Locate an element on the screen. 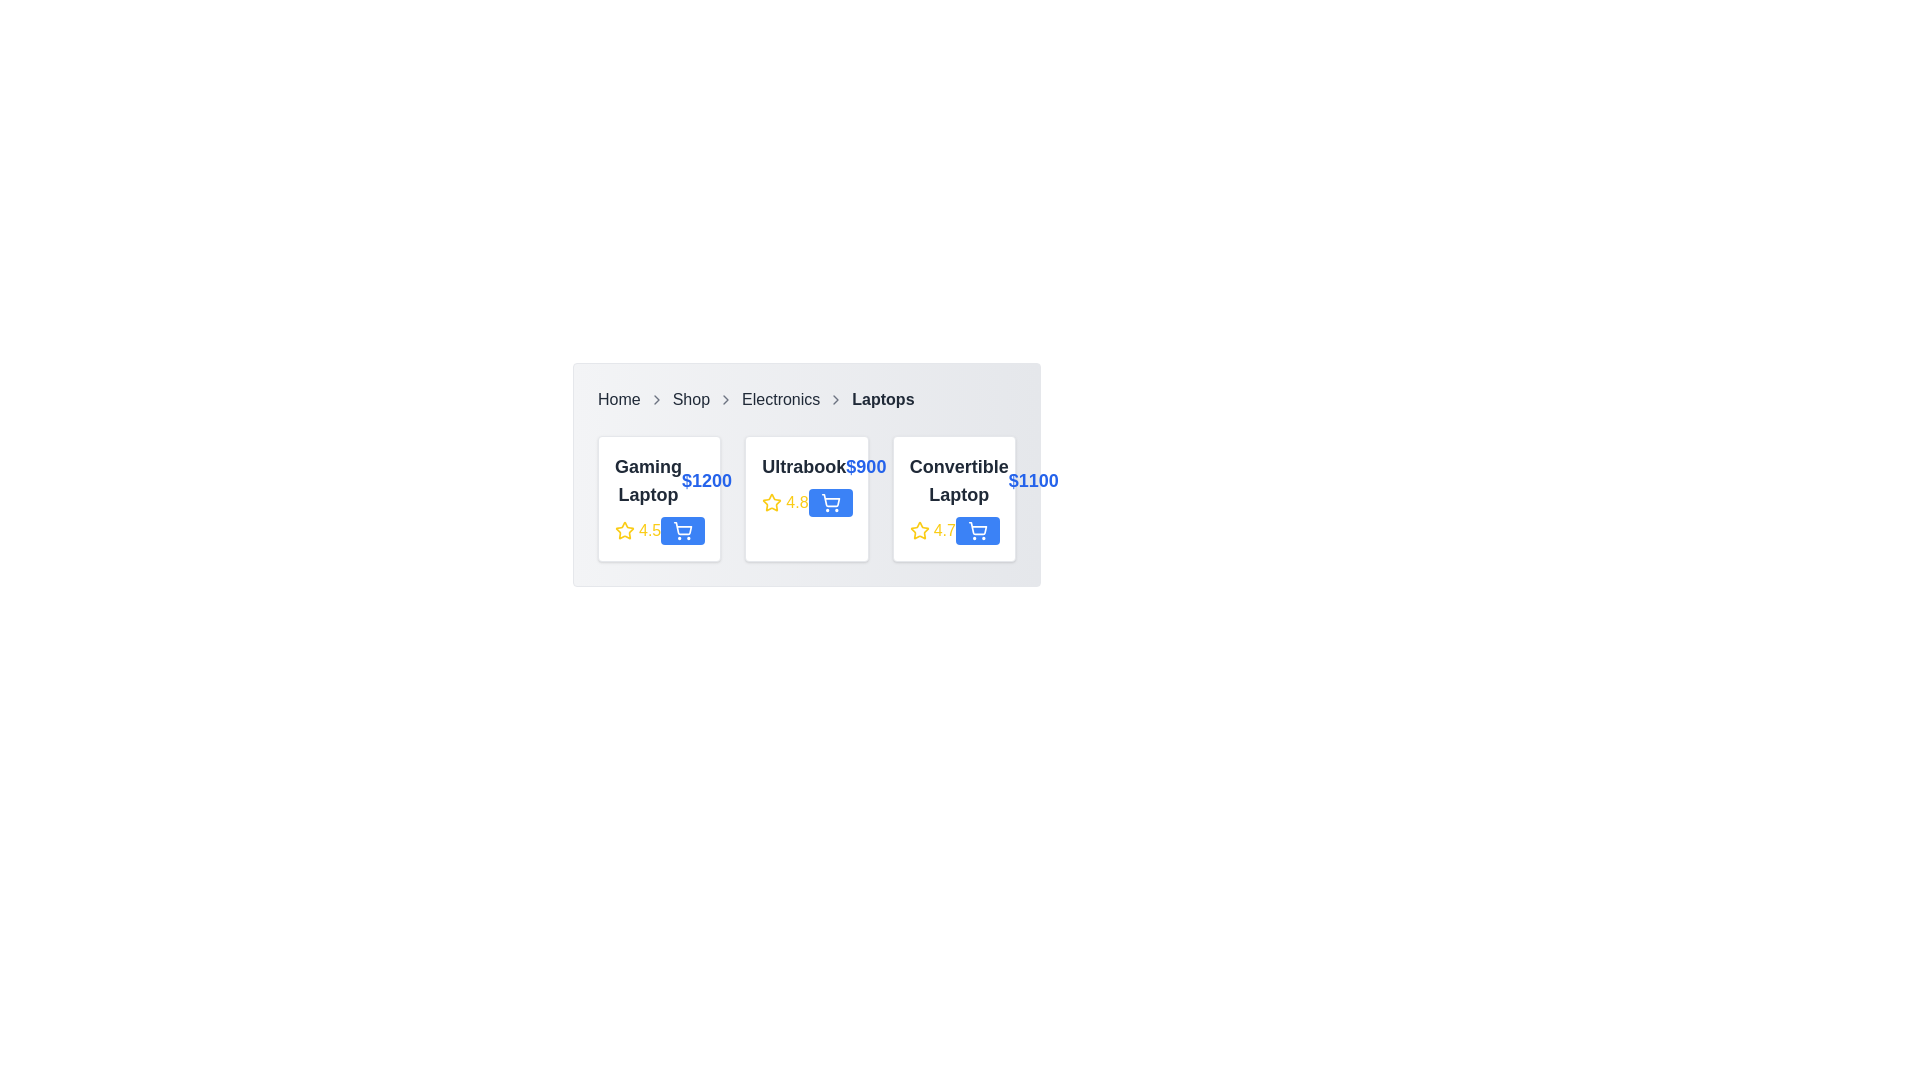 This screenshot has height=1080, width=1920. the third interactive link in the breadcrumb navigation bar, located between 'Shop' and 'Laptops' is located at coordinates (780, 400).